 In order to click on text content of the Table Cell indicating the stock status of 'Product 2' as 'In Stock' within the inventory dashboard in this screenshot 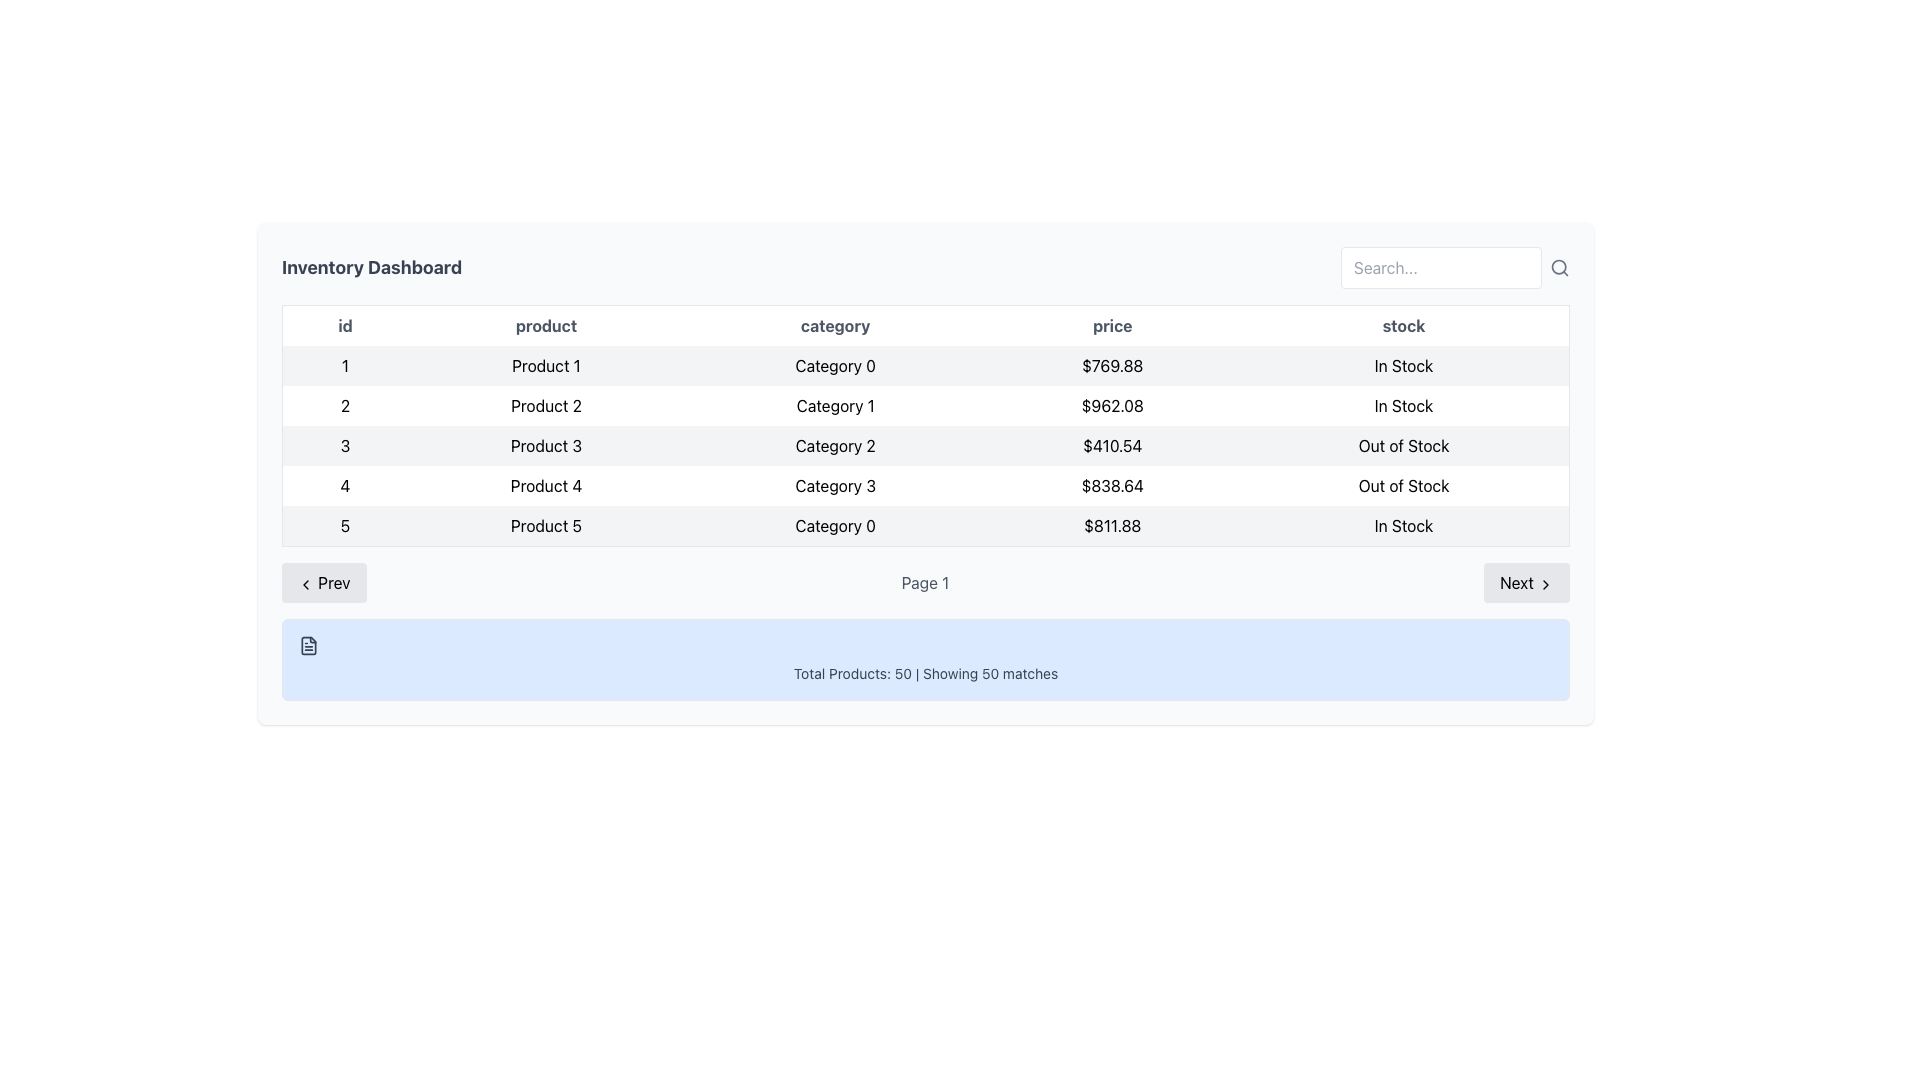, I will do `click(1403, 405)`.